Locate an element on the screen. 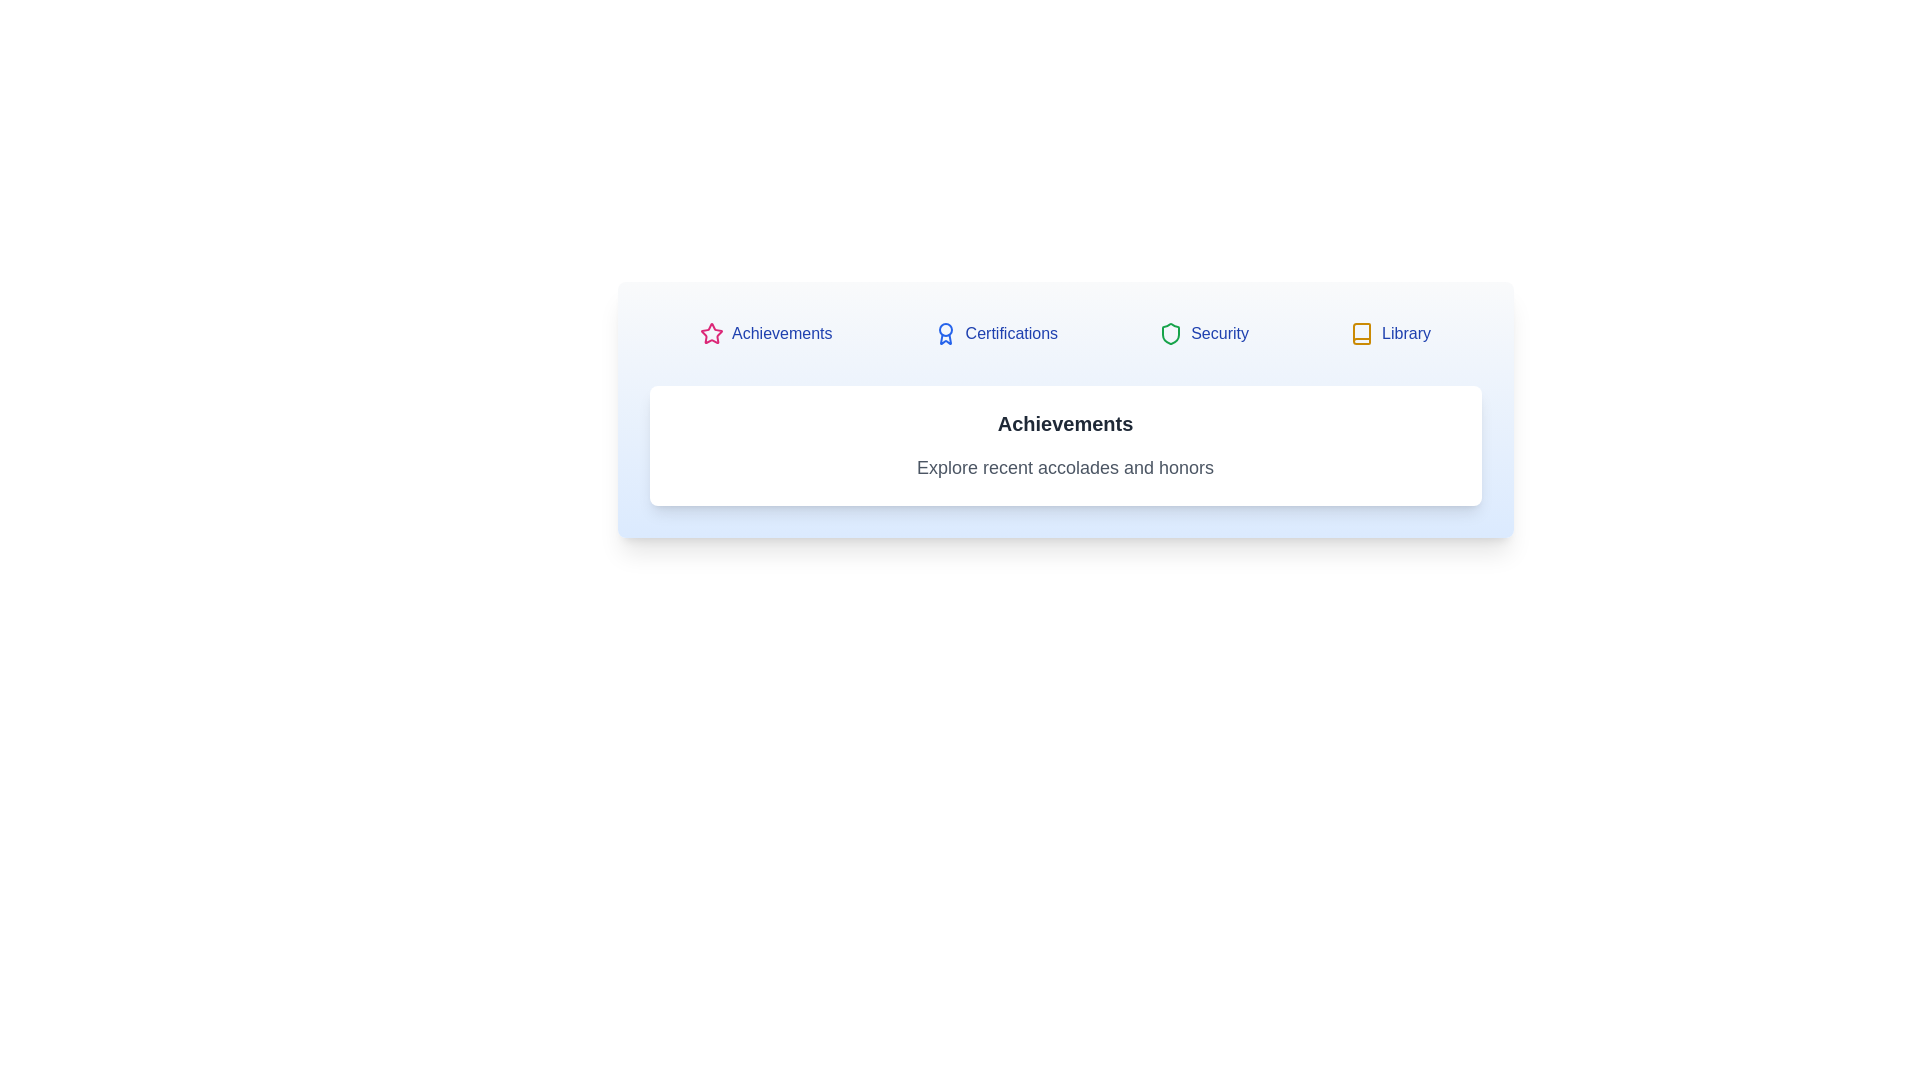  the tab corresponding to Library to switch sections is located at coordinates (1389, 333).